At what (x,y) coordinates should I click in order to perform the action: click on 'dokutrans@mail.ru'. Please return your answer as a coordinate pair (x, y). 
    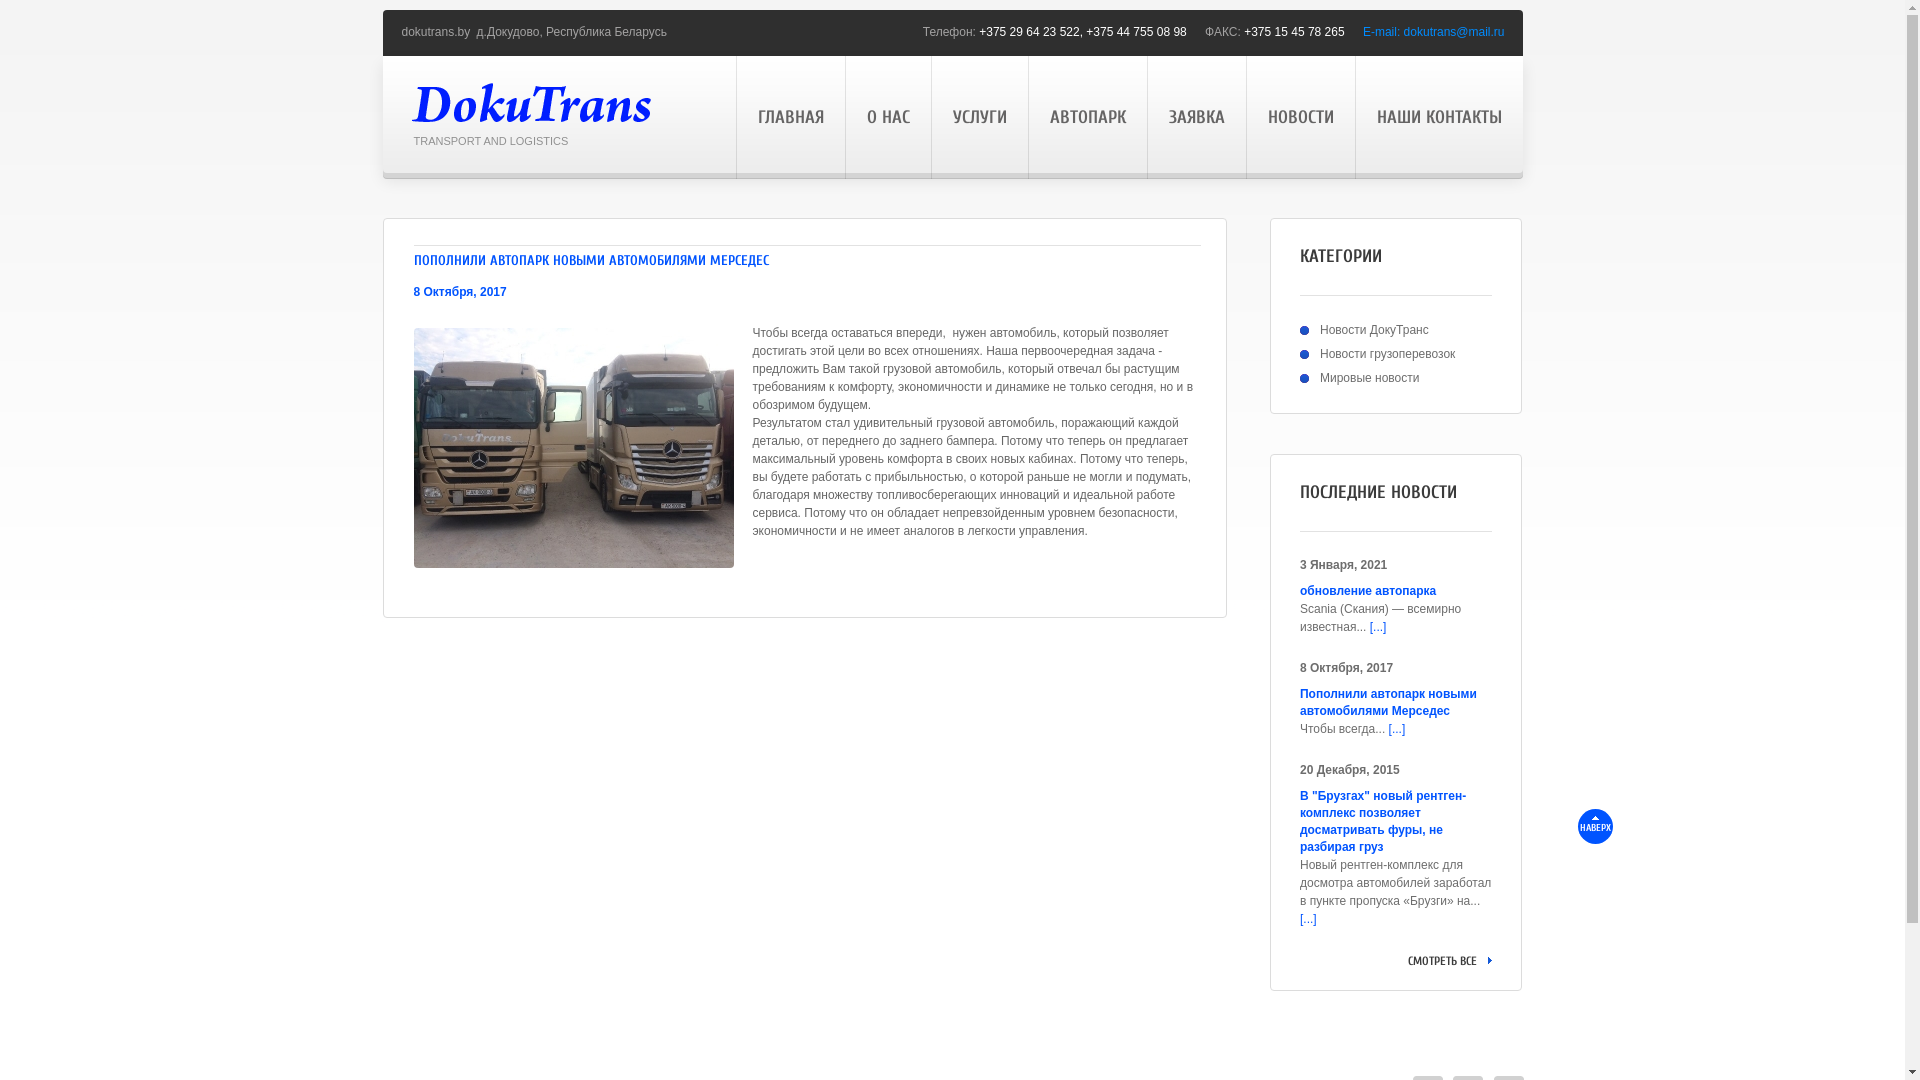
    Looking at the image, I should click on (1454, 31).